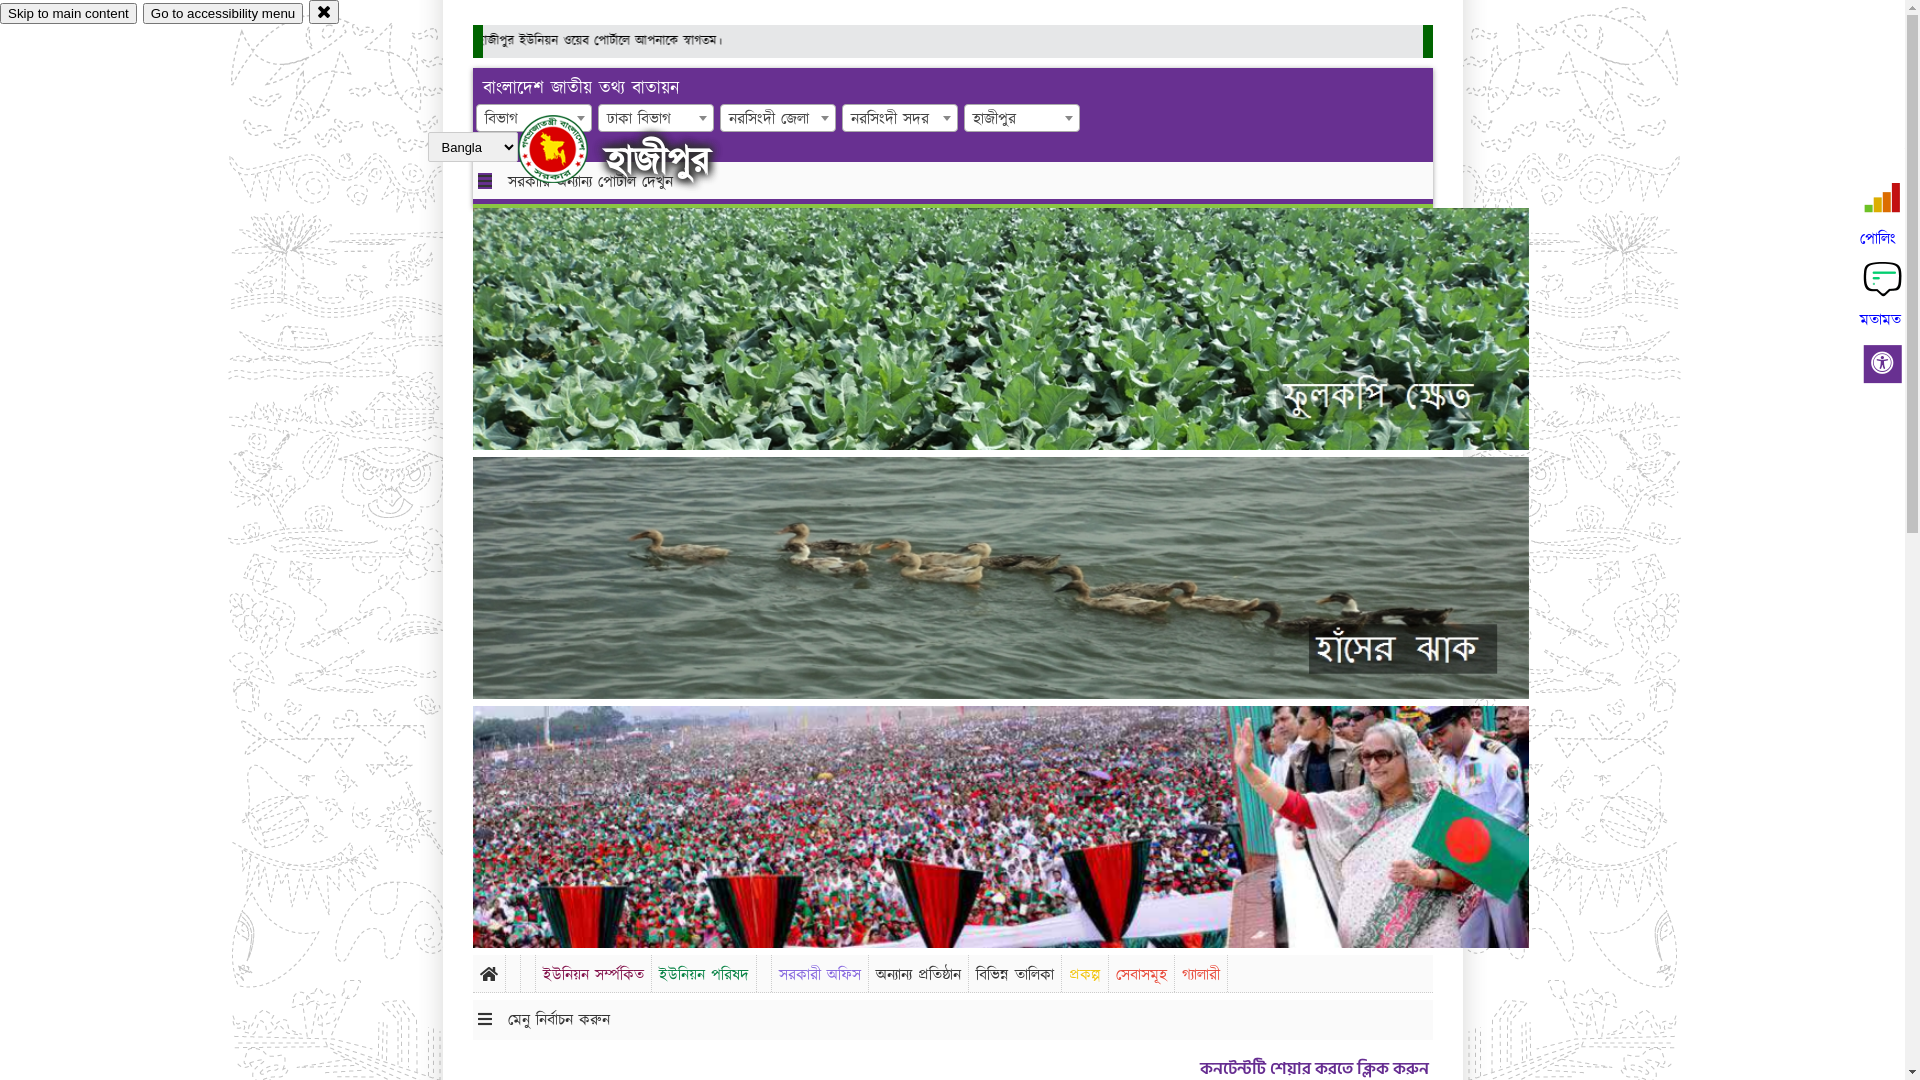 This screenshot has width=1920, height=1080. What do you see at coordinates (0, 13) in the screenshot?
I see `'Skip to main content'` at bounding box center [0, 13].